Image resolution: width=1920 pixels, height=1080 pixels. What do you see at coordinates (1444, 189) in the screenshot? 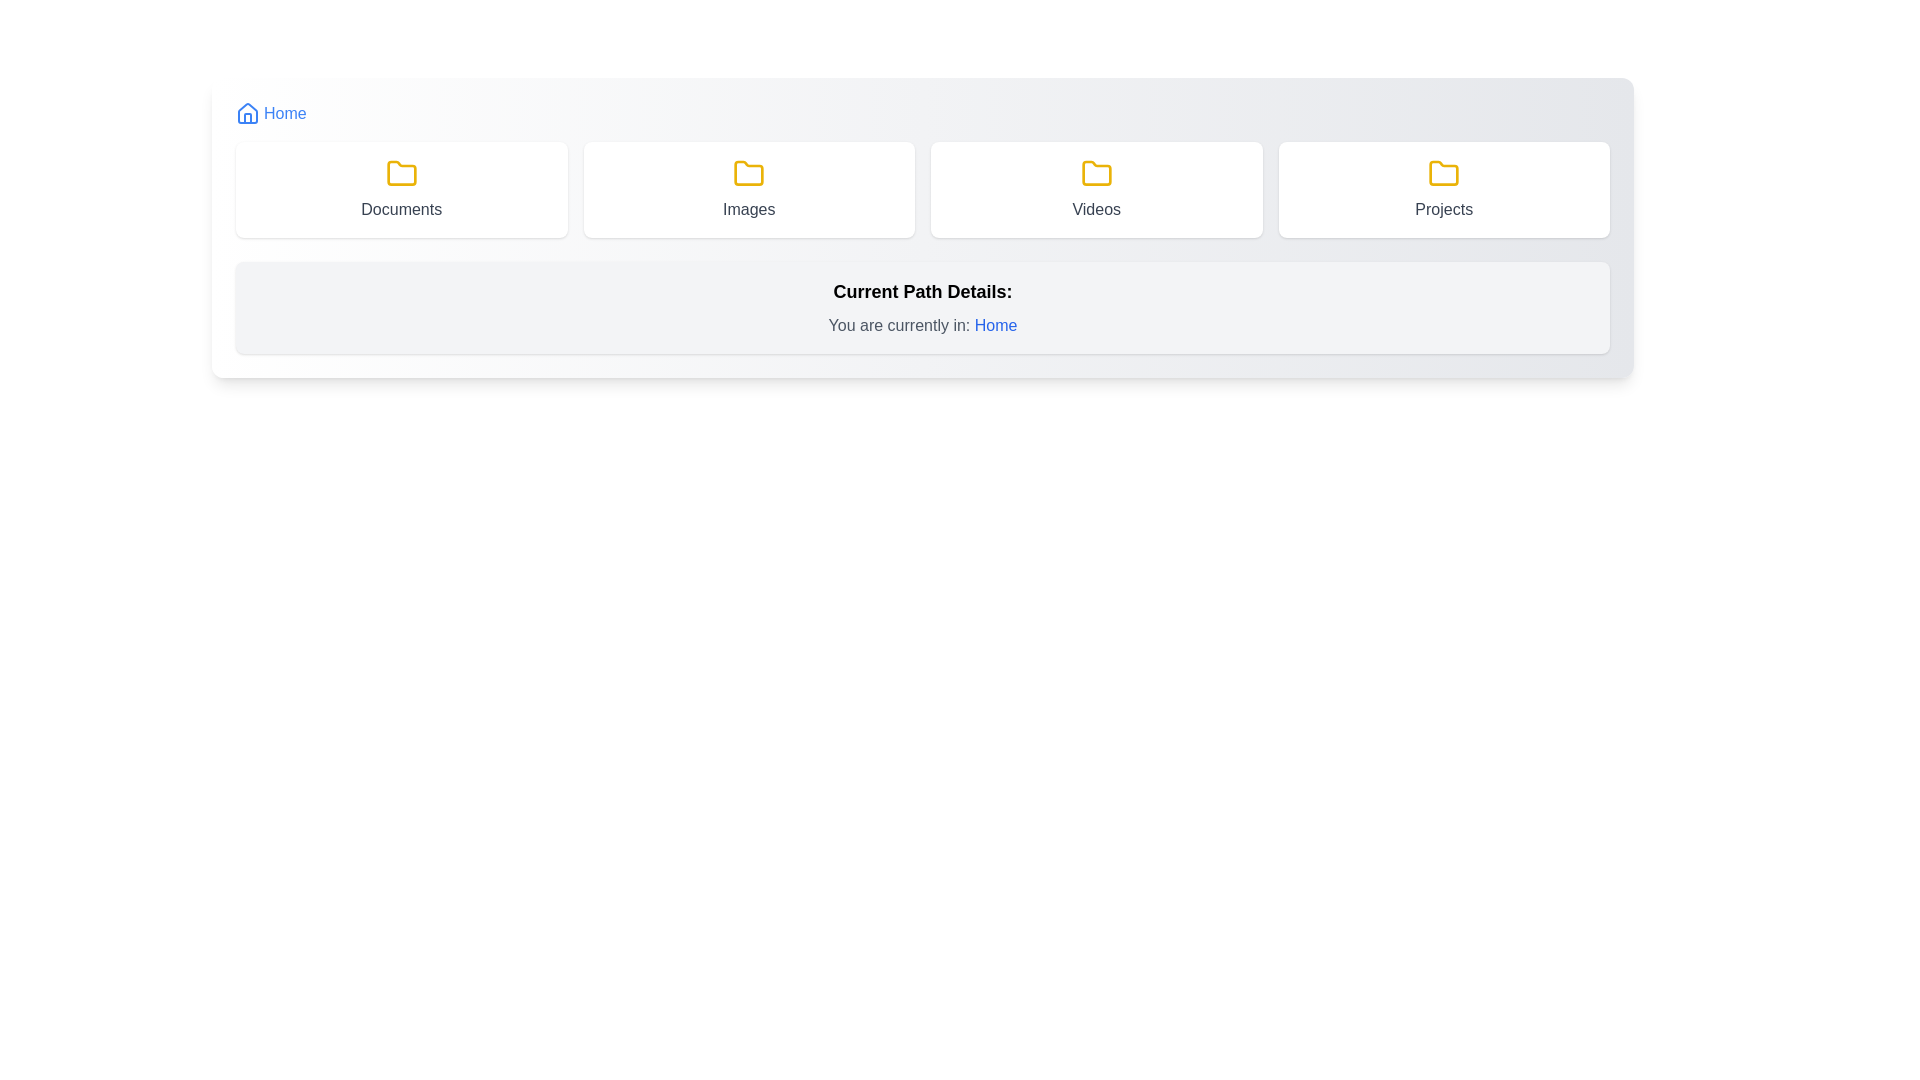
I see `the 'Projects' button, which is a panel with a white background and a yellow folder icon` at bounding box center [1444, 189].